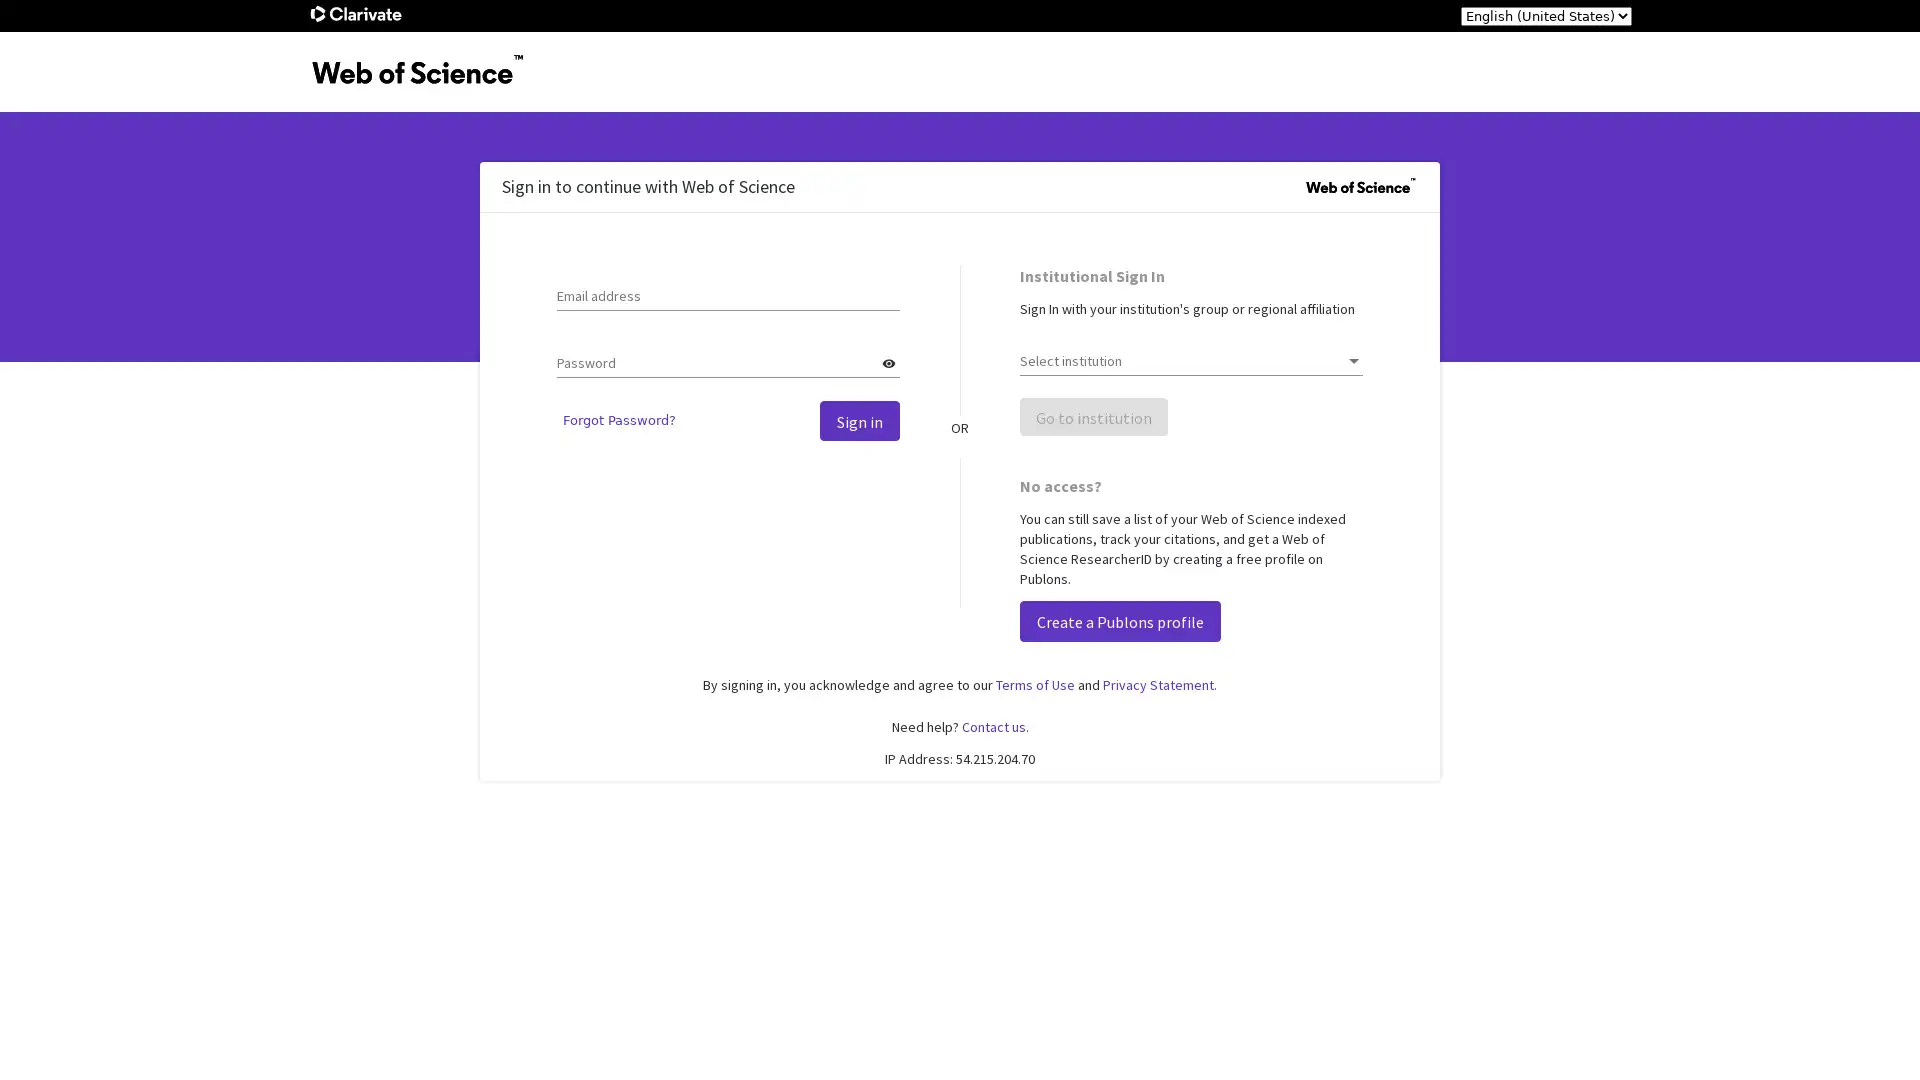 This screenshot has width=1920, height=1080. I want to click on Create a Publons profile, so click(1120, 620).